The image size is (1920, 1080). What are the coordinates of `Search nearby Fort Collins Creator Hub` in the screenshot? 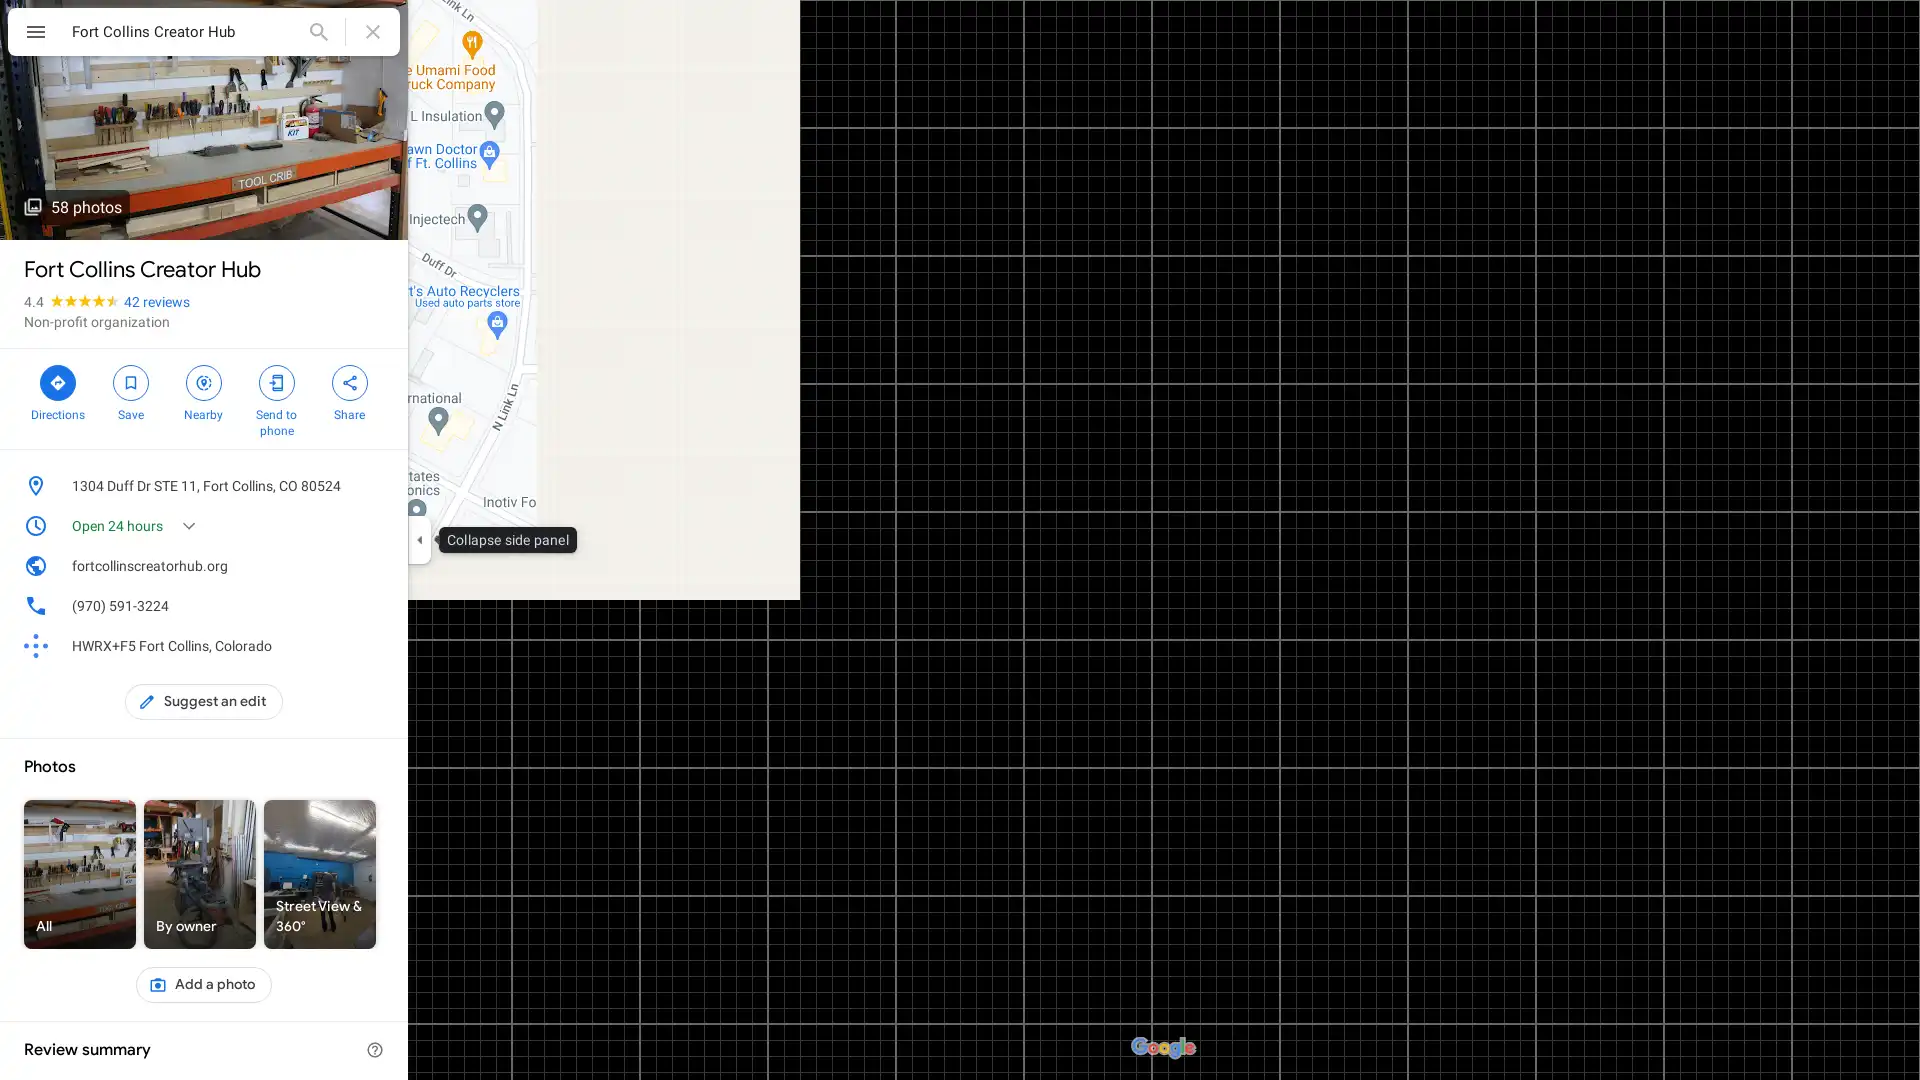 It's located at (203, 390).